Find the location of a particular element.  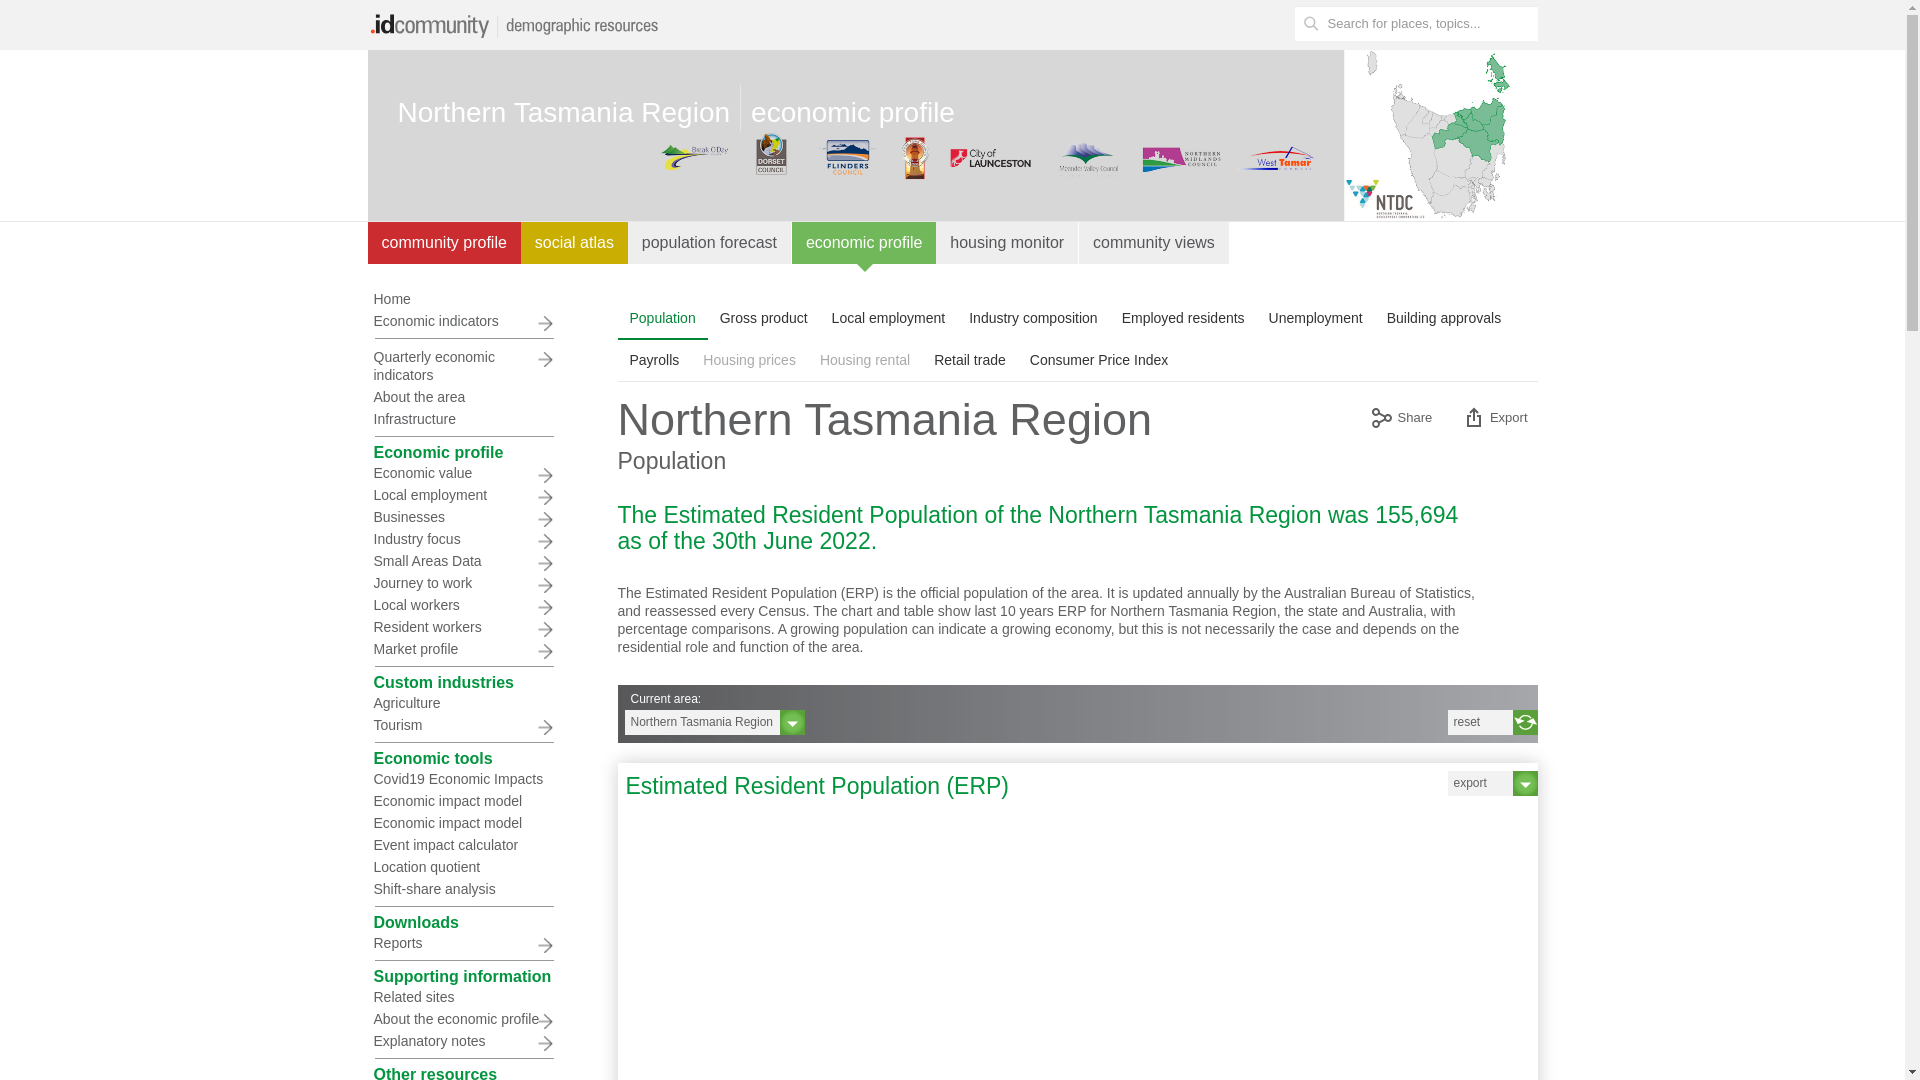

'Consumer Price Index' is located at coordinates (1098, 358).